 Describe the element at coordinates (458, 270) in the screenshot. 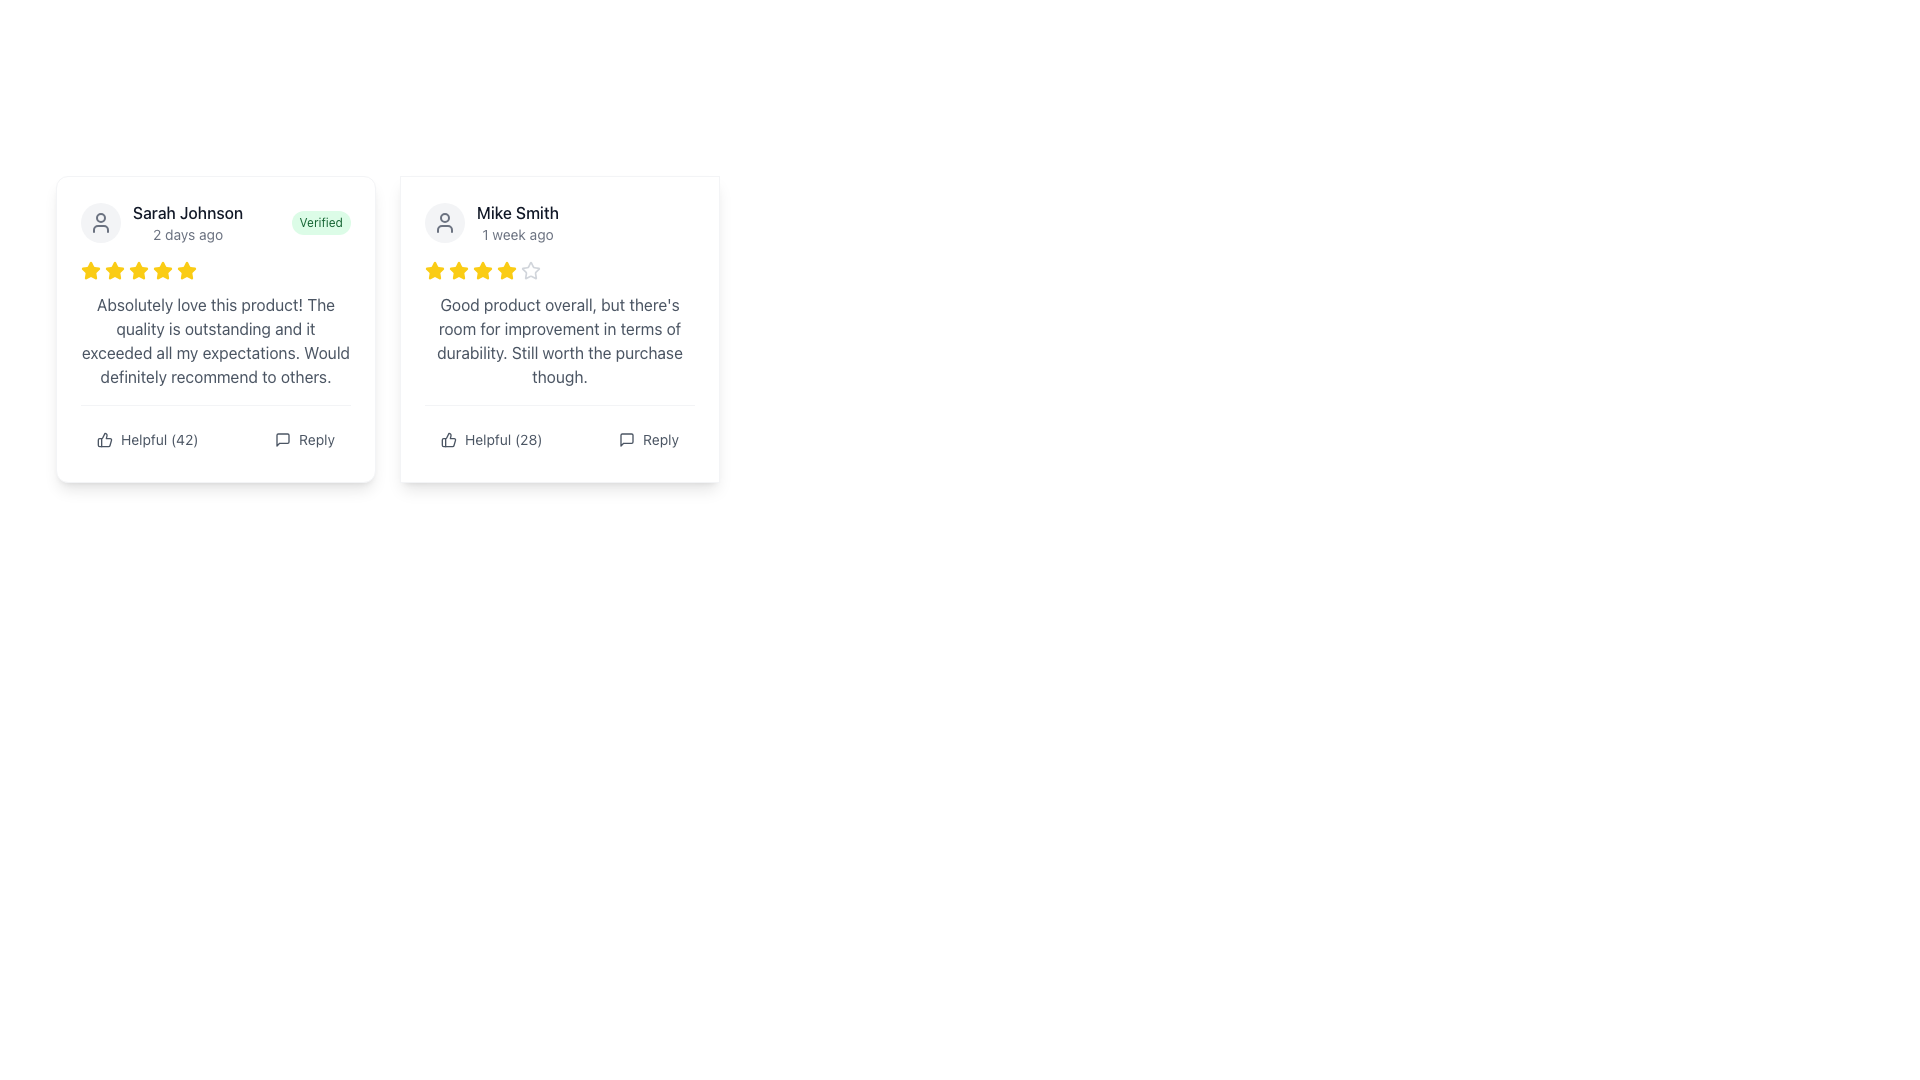

I see `third star icon in the user rating system for the review by 'Mike Smith' using the browser's developer tools` at that location.